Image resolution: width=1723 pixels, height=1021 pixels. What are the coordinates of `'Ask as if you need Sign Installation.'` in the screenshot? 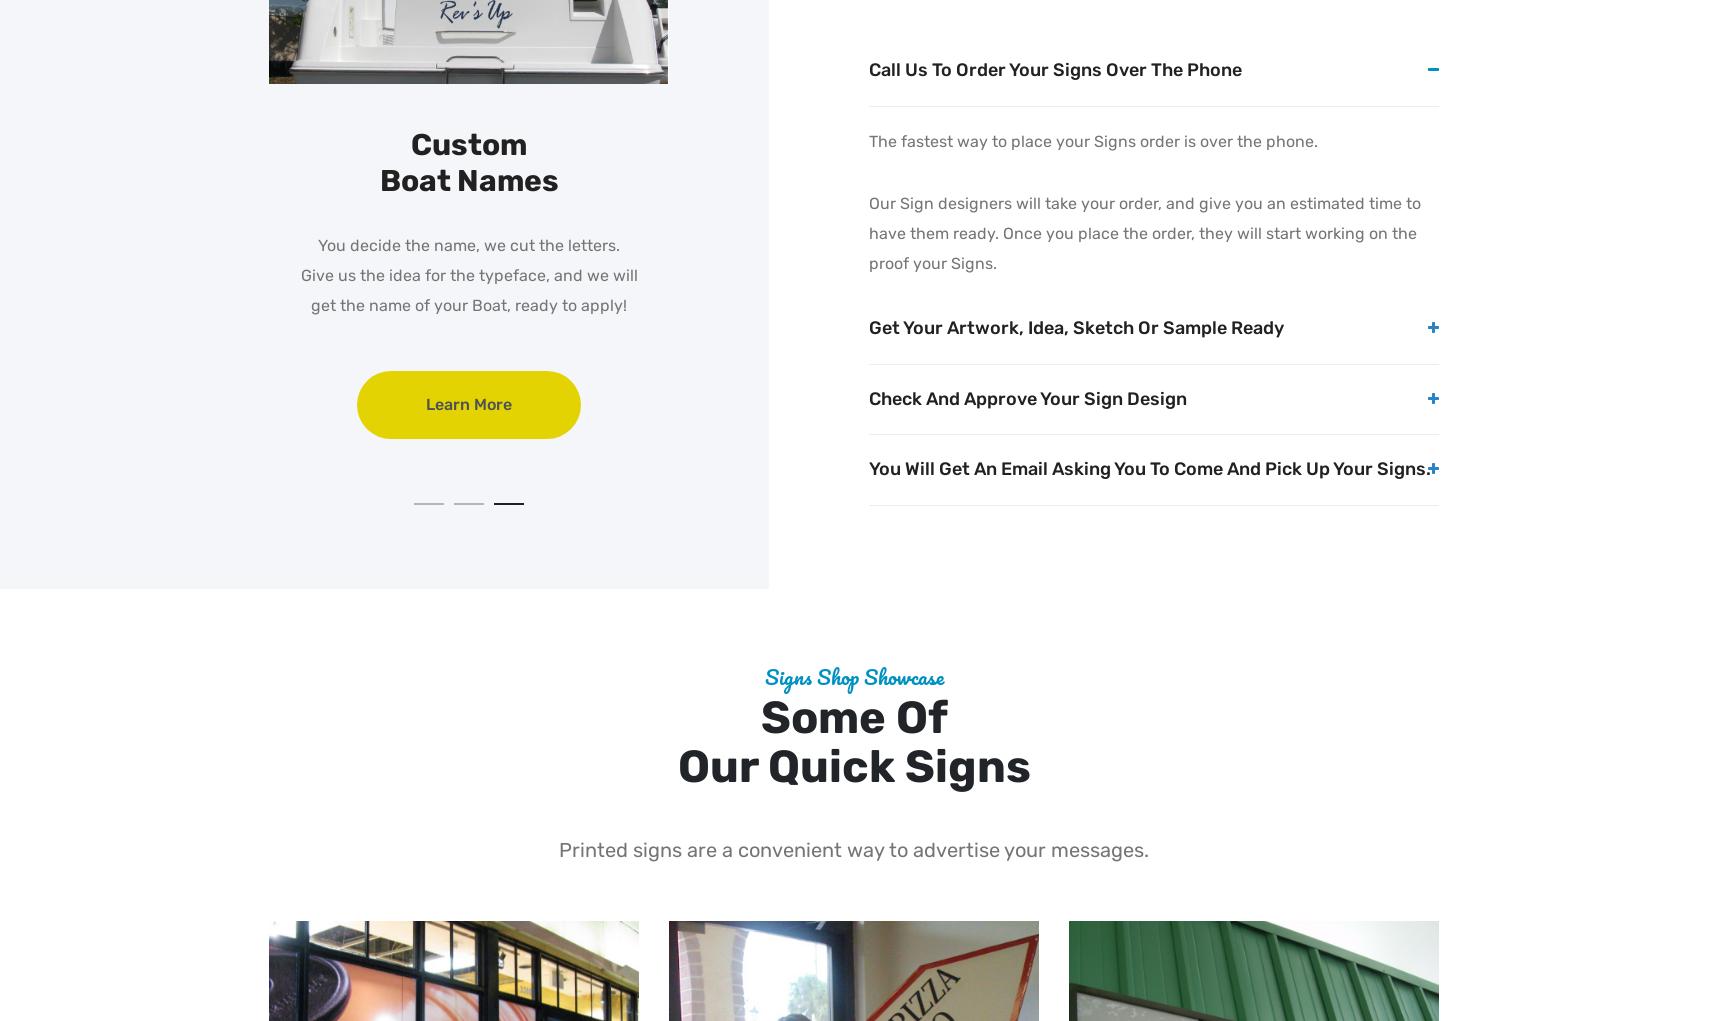 It's located at (467, 304).